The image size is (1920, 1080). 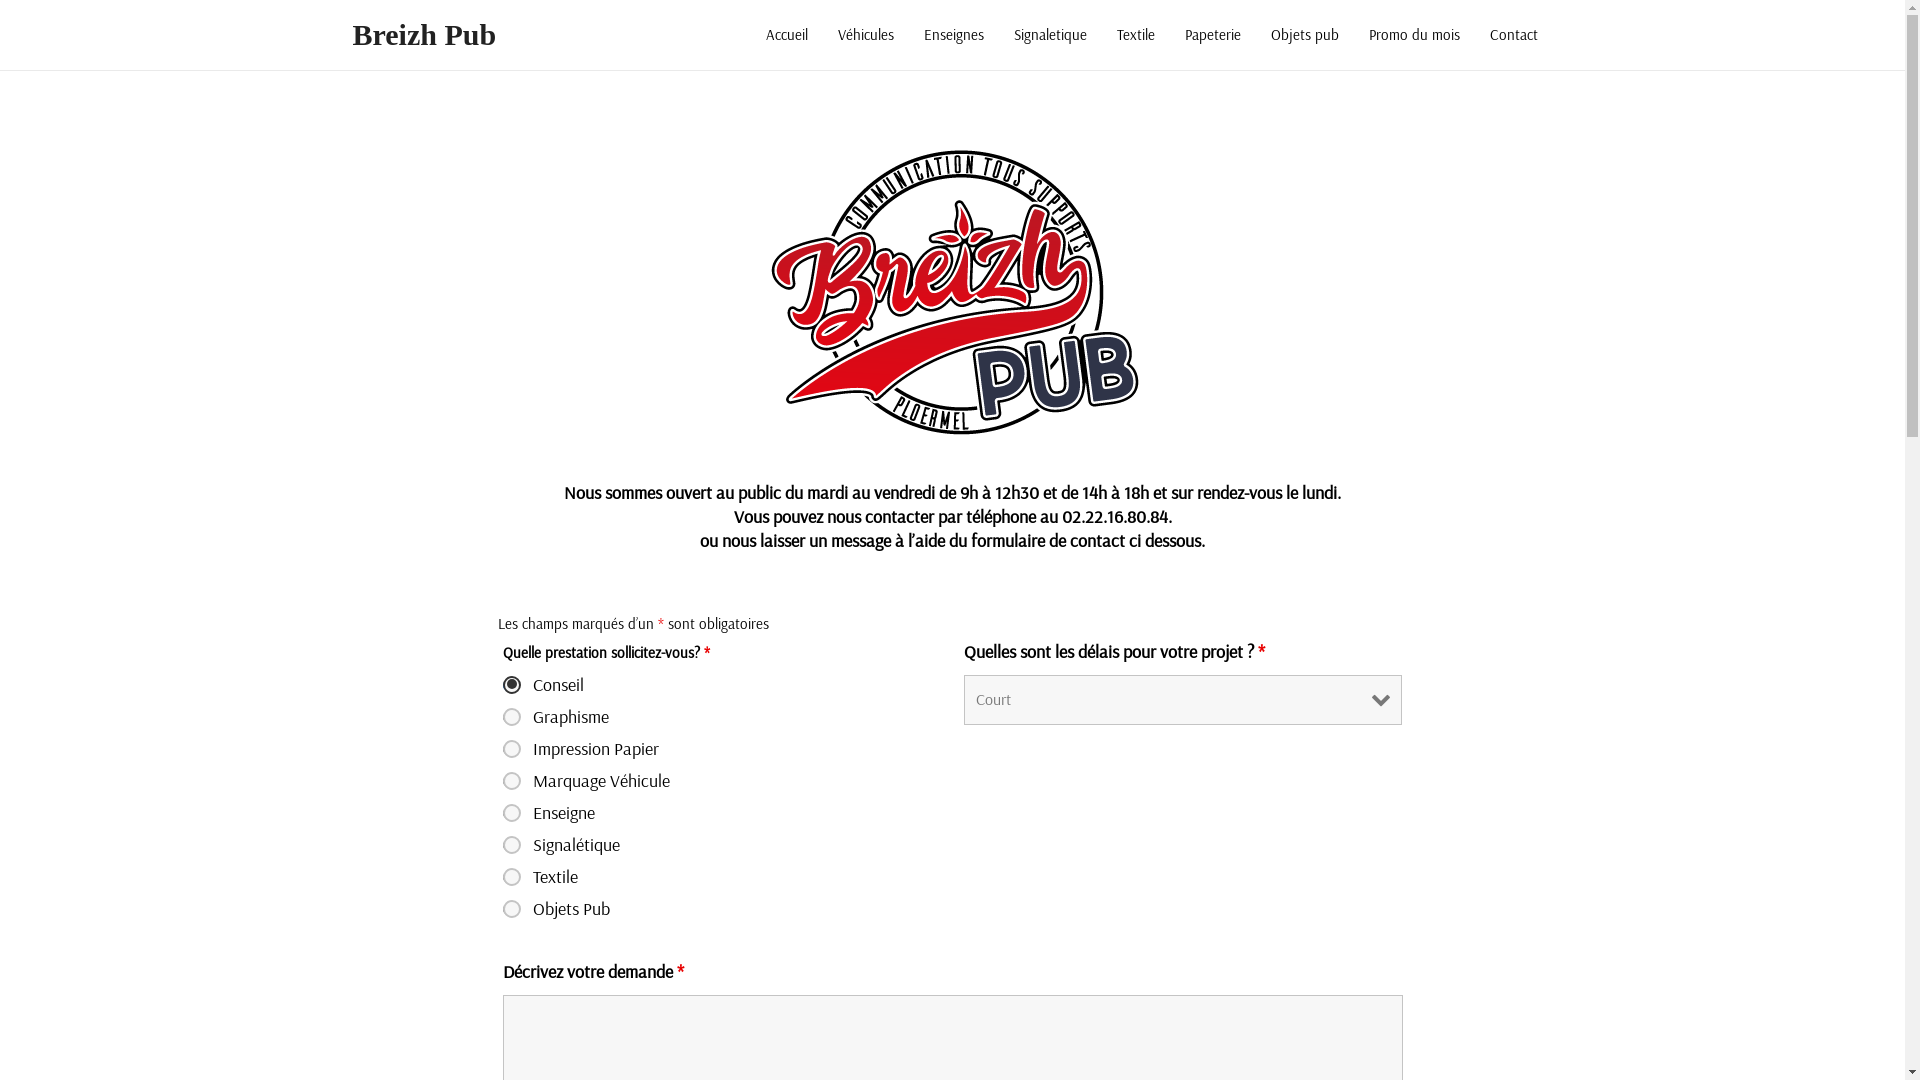 I want to click on 'Promo du mois', so click(x=1413, y=34).